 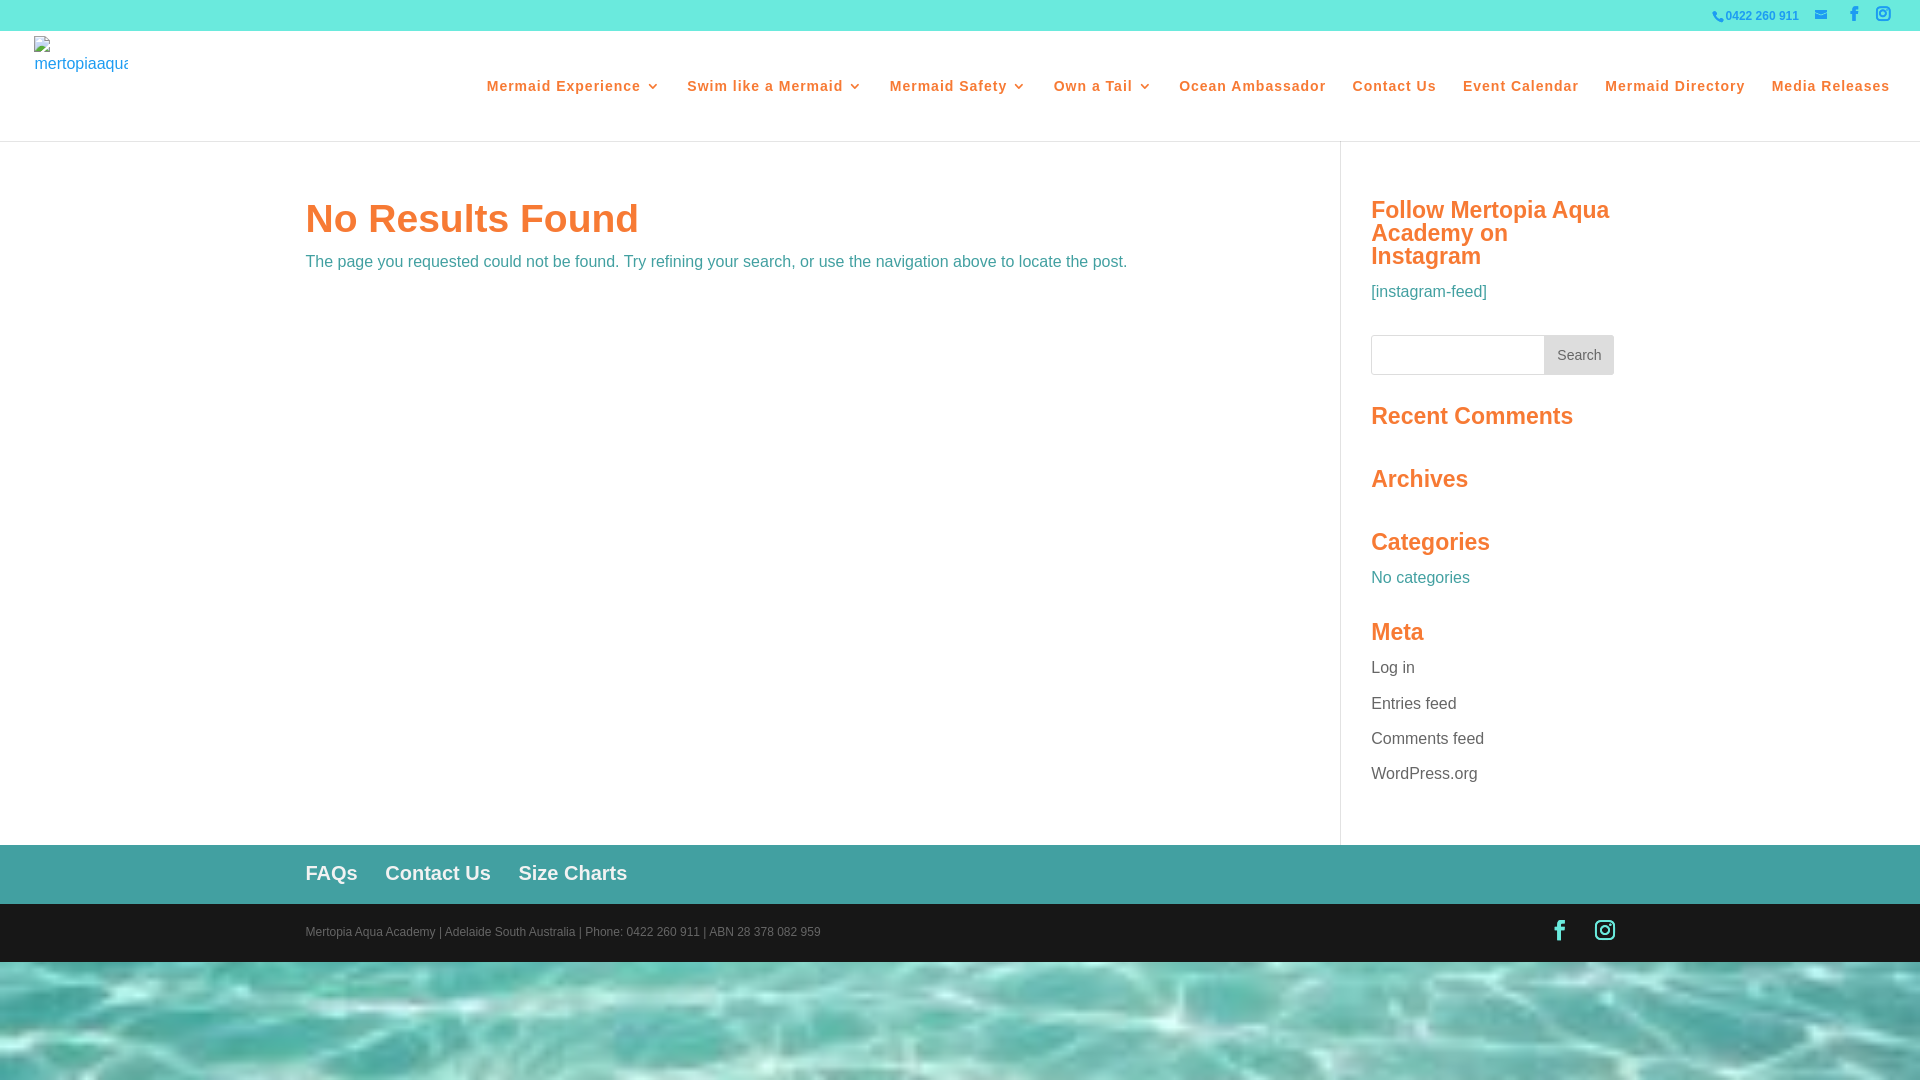 I want to click on 'Comments feed', so click(x=1426, y=738).